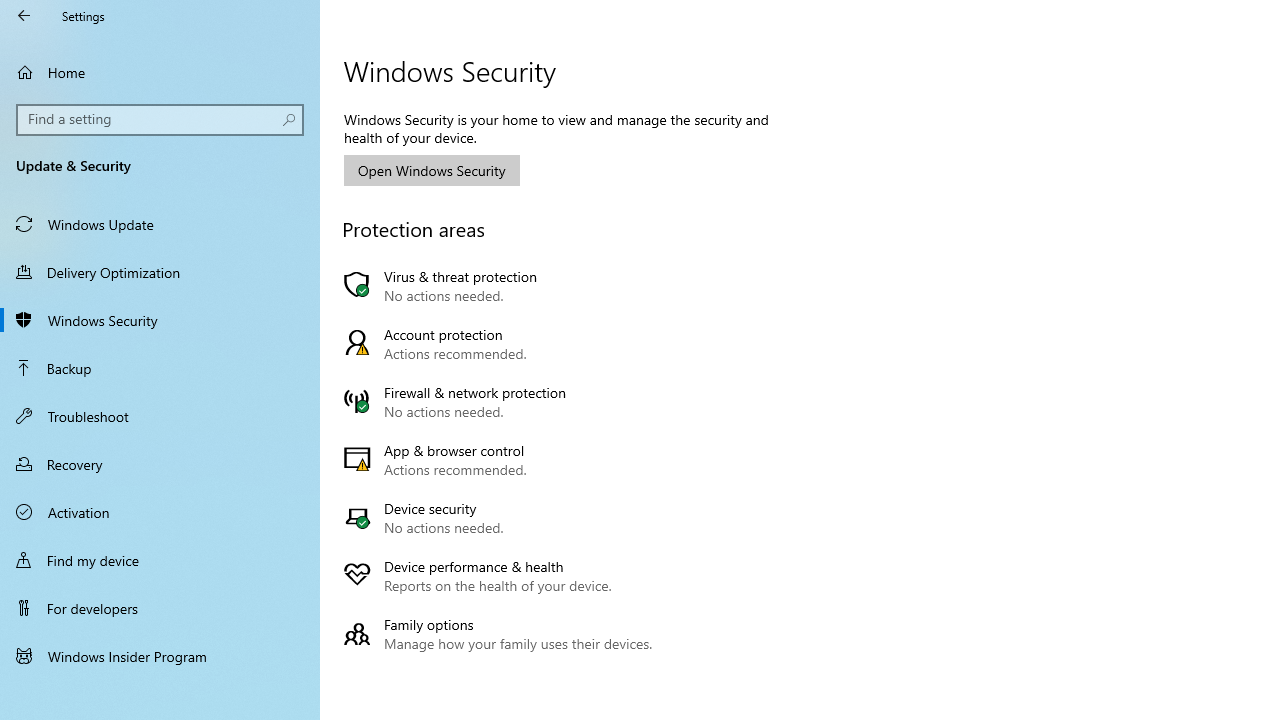  Describe the element at coordinates (160, 319) in the screenshot. I see `'Windows Security'` at that location.